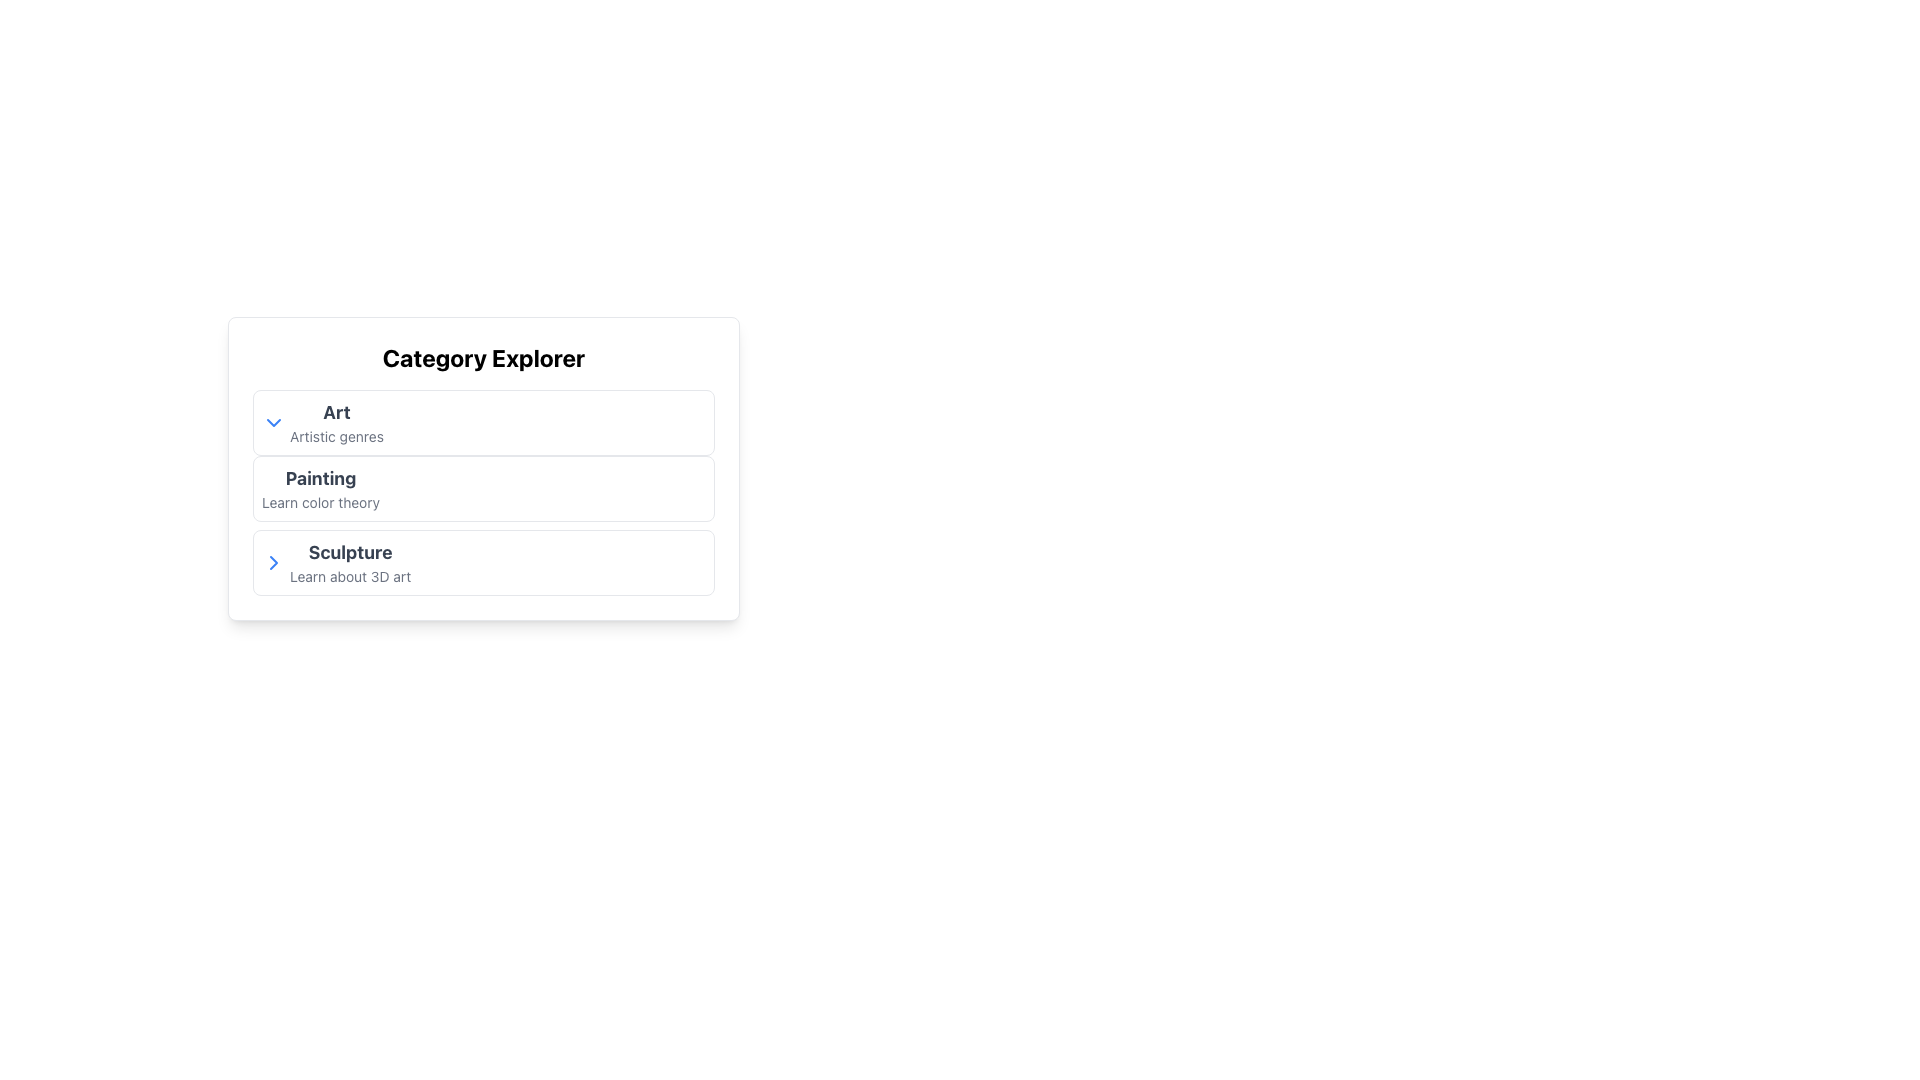 The width and height of the screenshot is (1920, 1080). What do you see at coordinates (272, 563) in the screenshot?
I see `the SVG arrow icon at the leftmost part of the row labeled 'Sculpture Learn about 3D art'` at bounding box center [272, 563].